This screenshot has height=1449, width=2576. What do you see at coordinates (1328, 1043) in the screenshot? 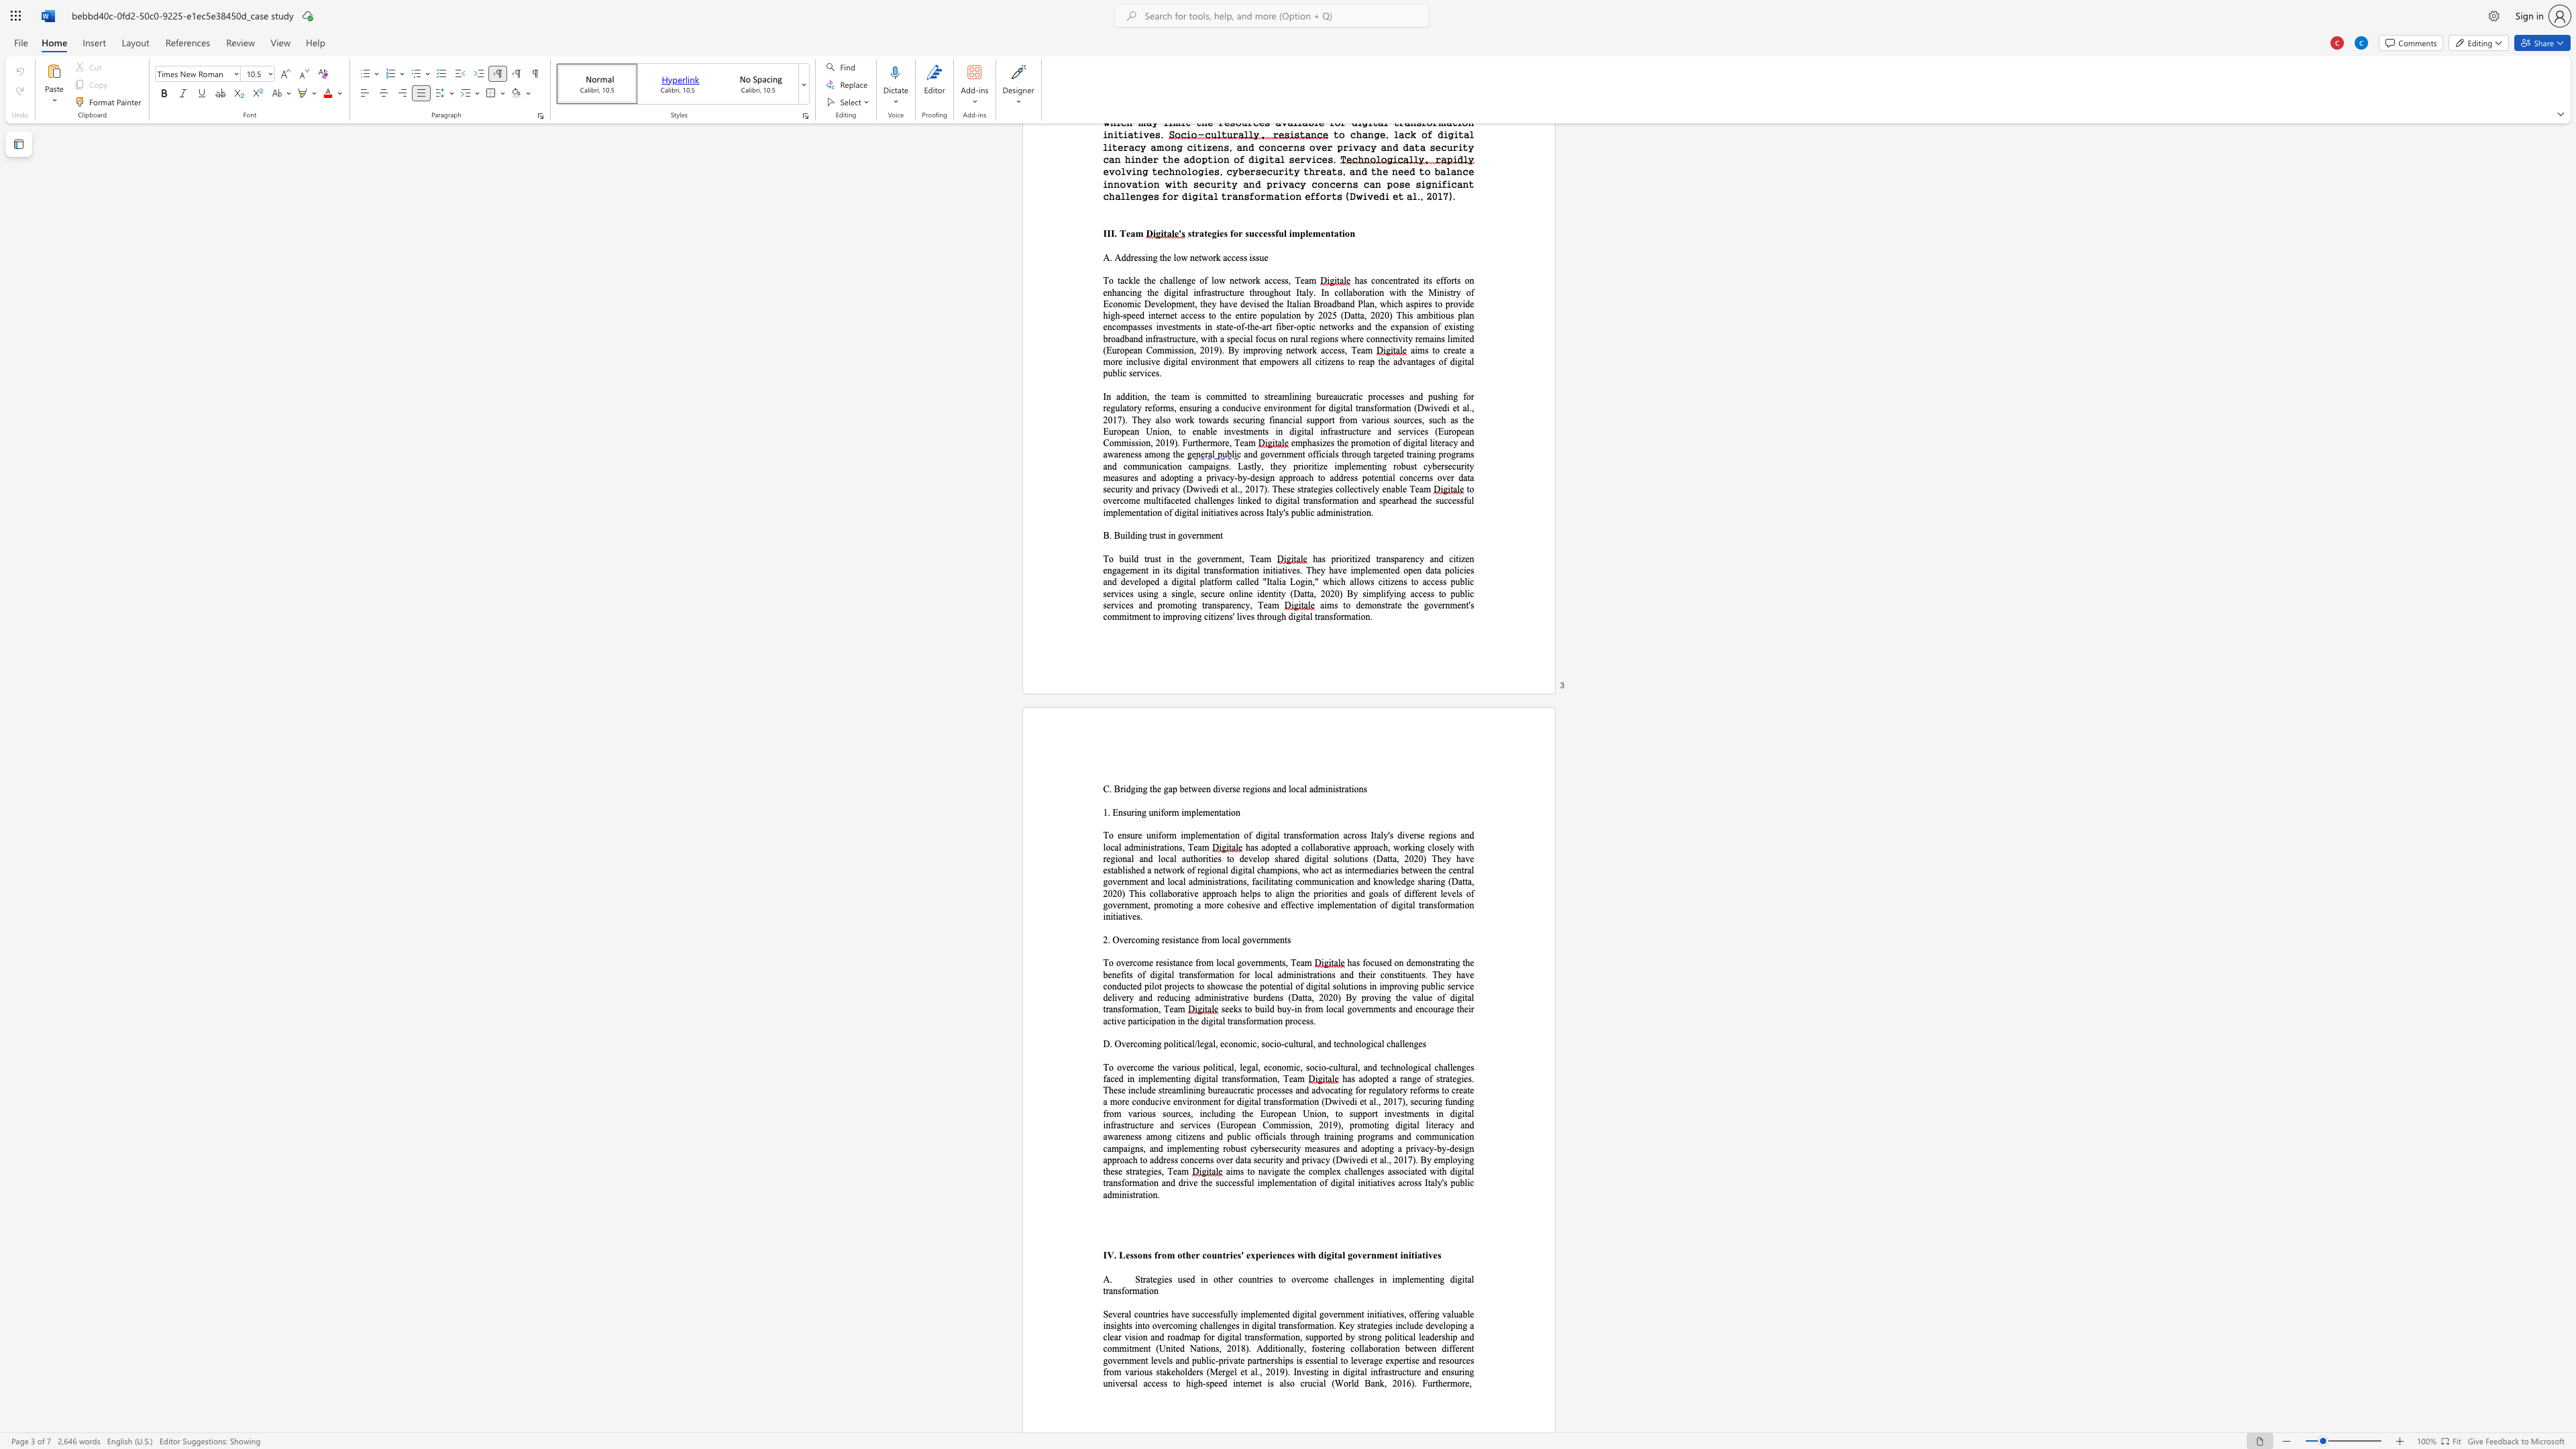
I see `the 1th character "d" in the text` at bounding box center [1328, 1043].